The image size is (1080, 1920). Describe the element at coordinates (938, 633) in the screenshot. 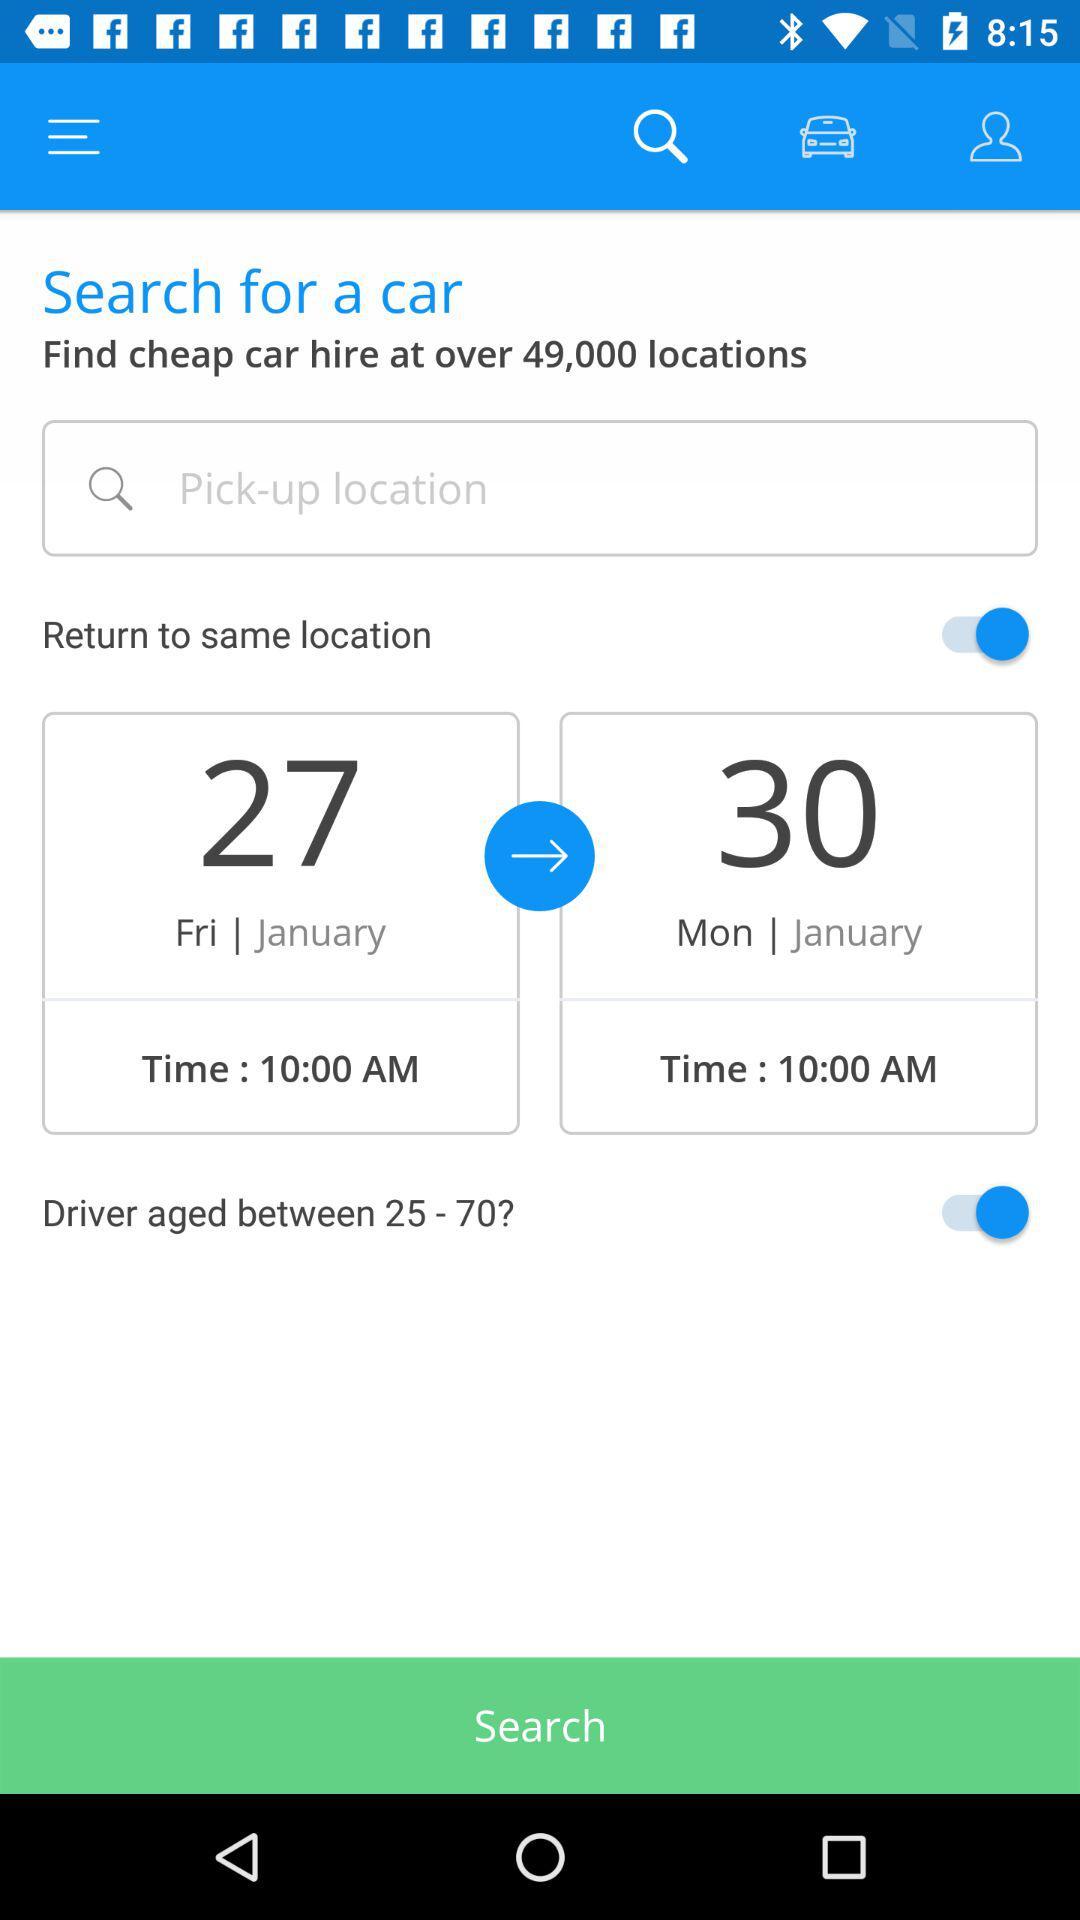

I see `return to same location` at that location.